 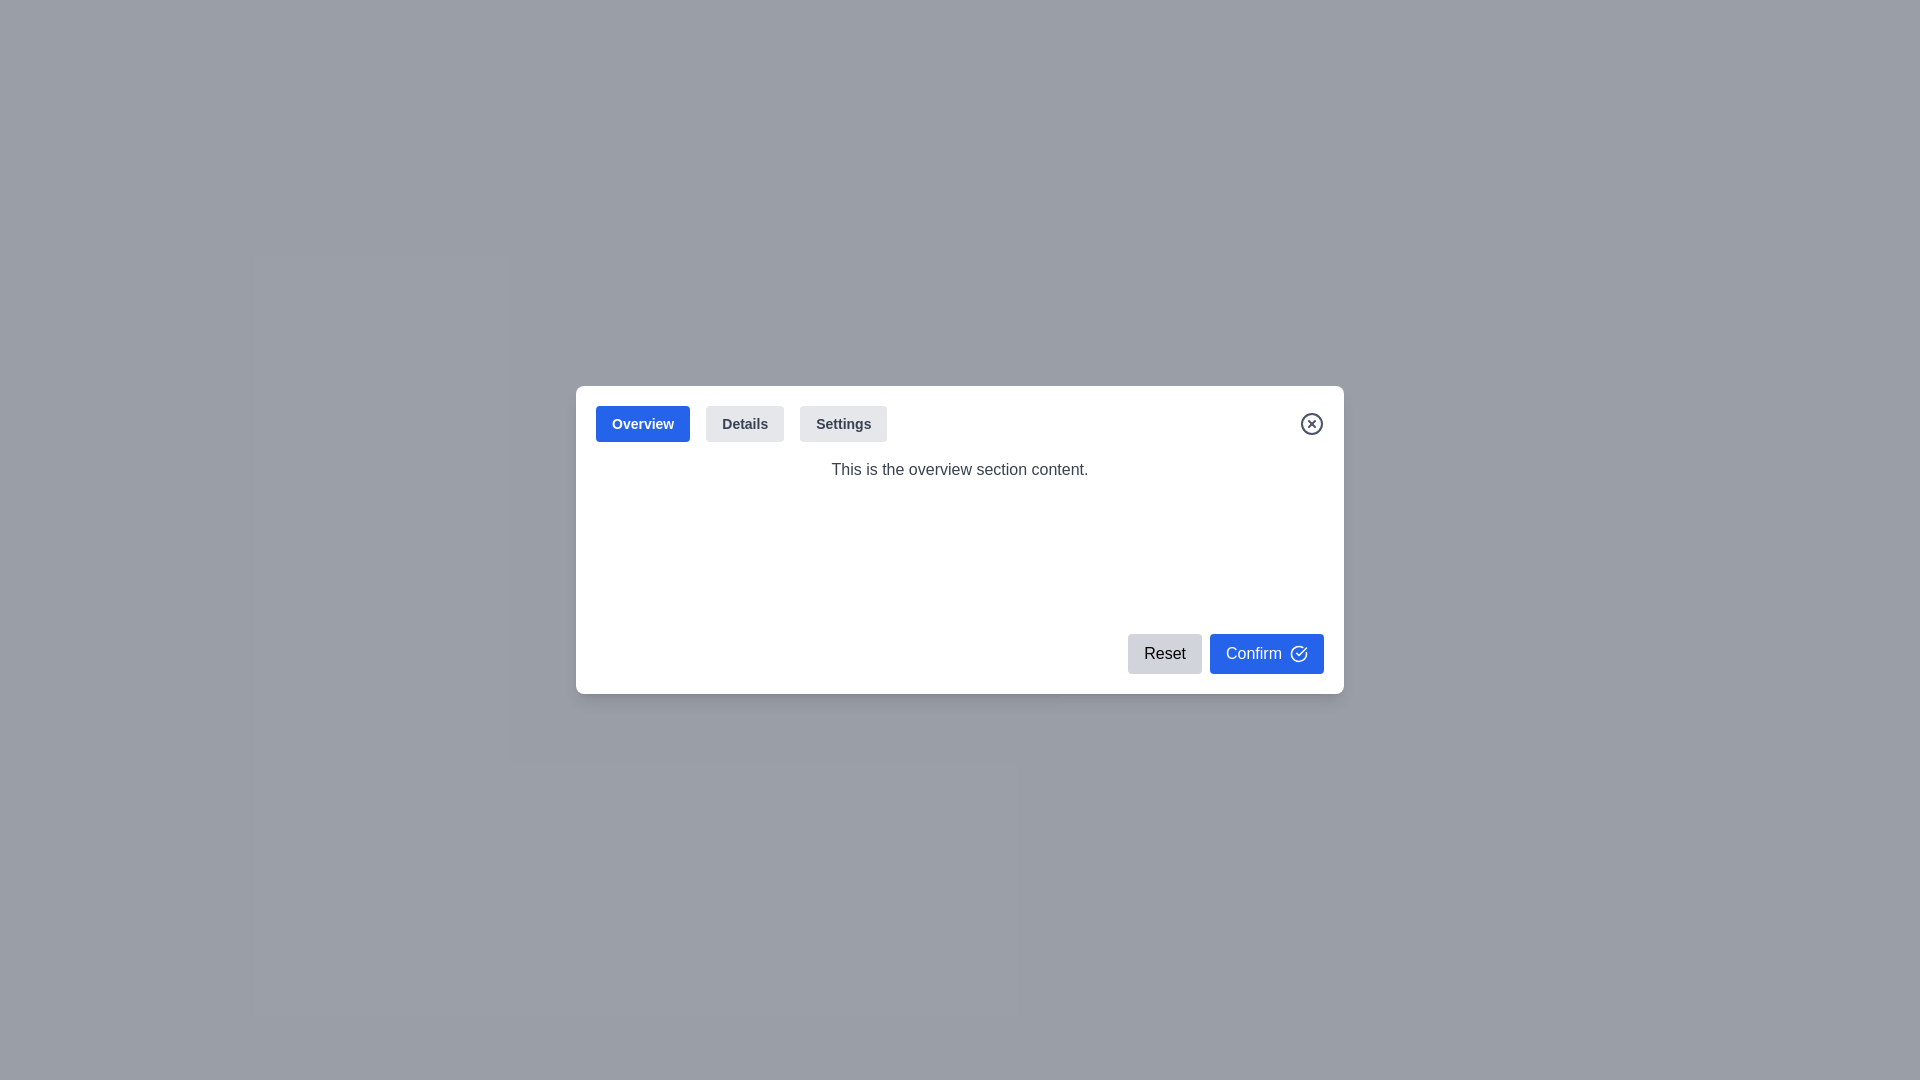 What do you see at coordinates (1266, 654) in the screenshot?
I see `'Confirm' button to confirm the action` at bounding box center [1266, 654].